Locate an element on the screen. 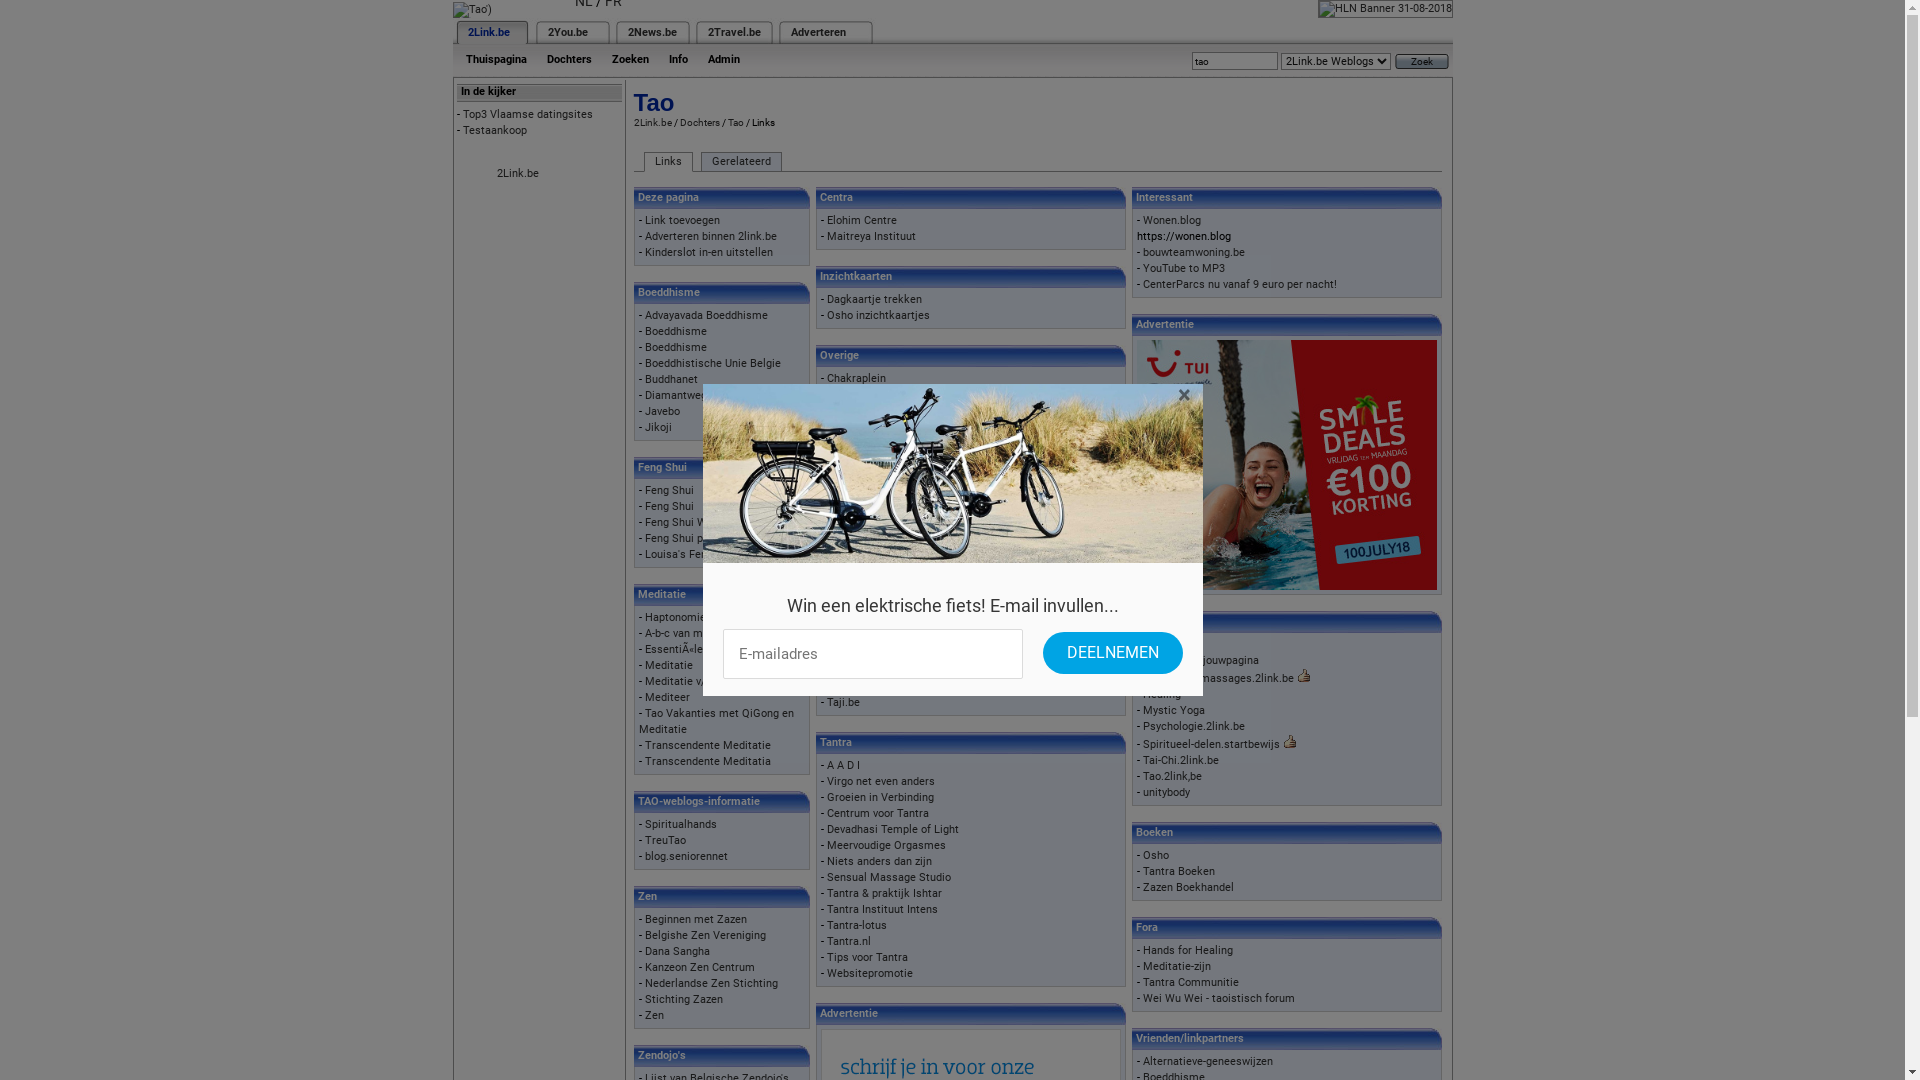 This screenshot has width=1920, height=1080. 'Louisa's Feng Shui Site' is located at coordinates (701, 554).